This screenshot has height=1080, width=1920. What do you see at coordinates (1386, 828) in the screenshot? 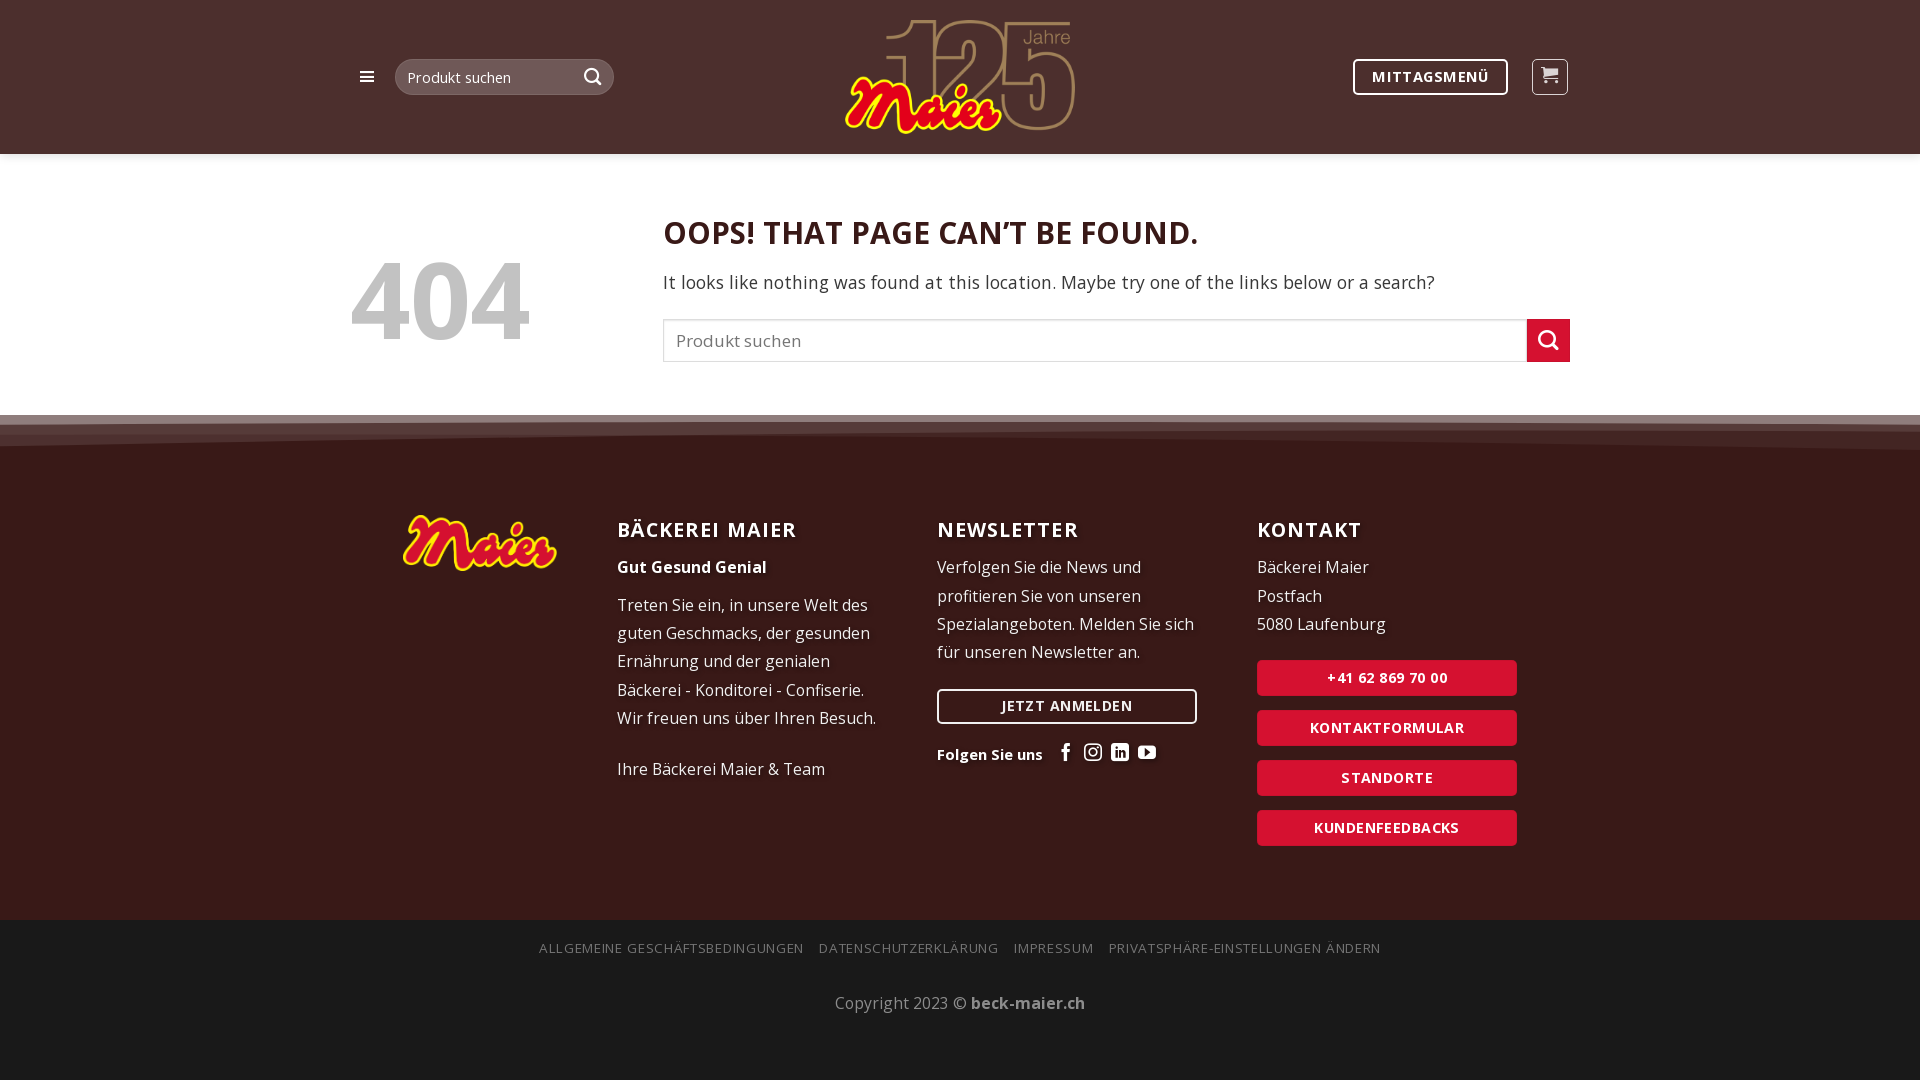
I see `'KUNDENFEEDBACKS'` at bounding box center [1386, 828].